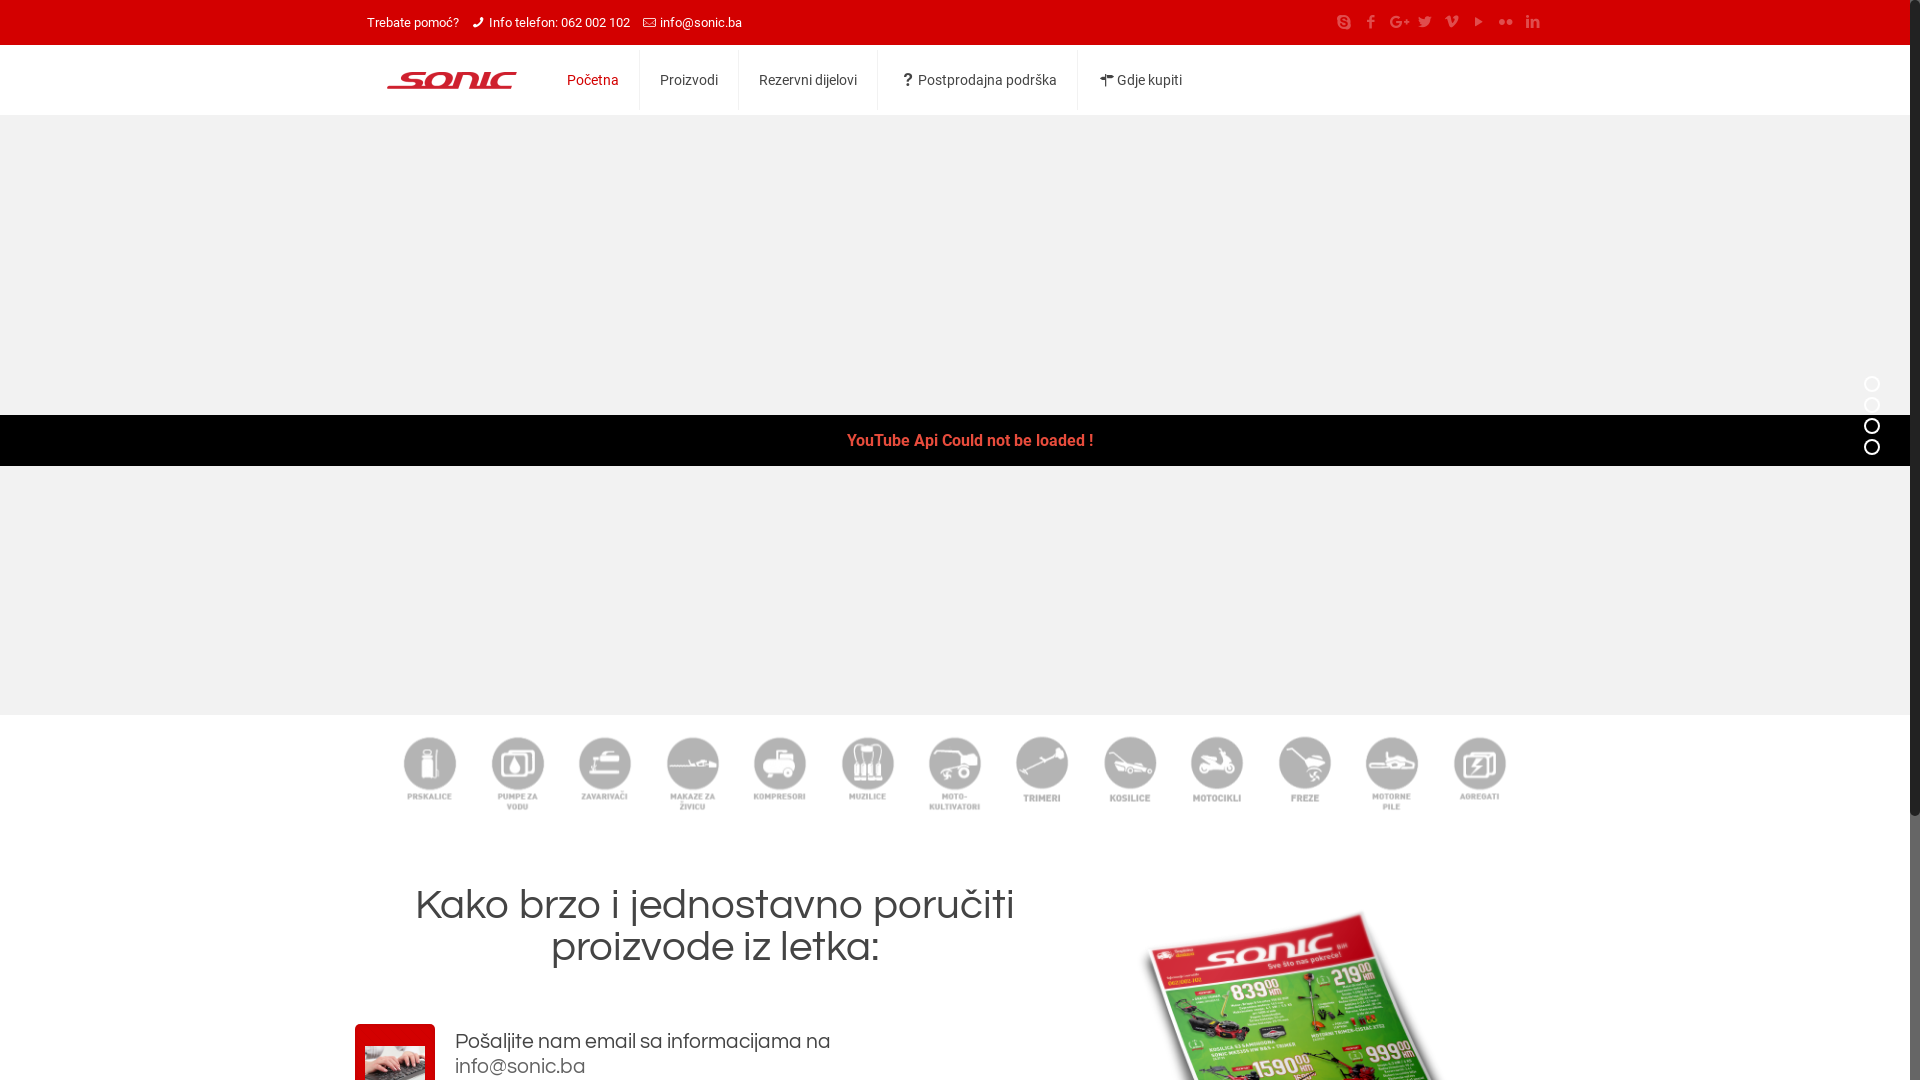 This screenshot has width=1920, height=1080. Describe the element at coordinates (1390, 771) in the screenshot. I see `'Motorne pile'` at that location.